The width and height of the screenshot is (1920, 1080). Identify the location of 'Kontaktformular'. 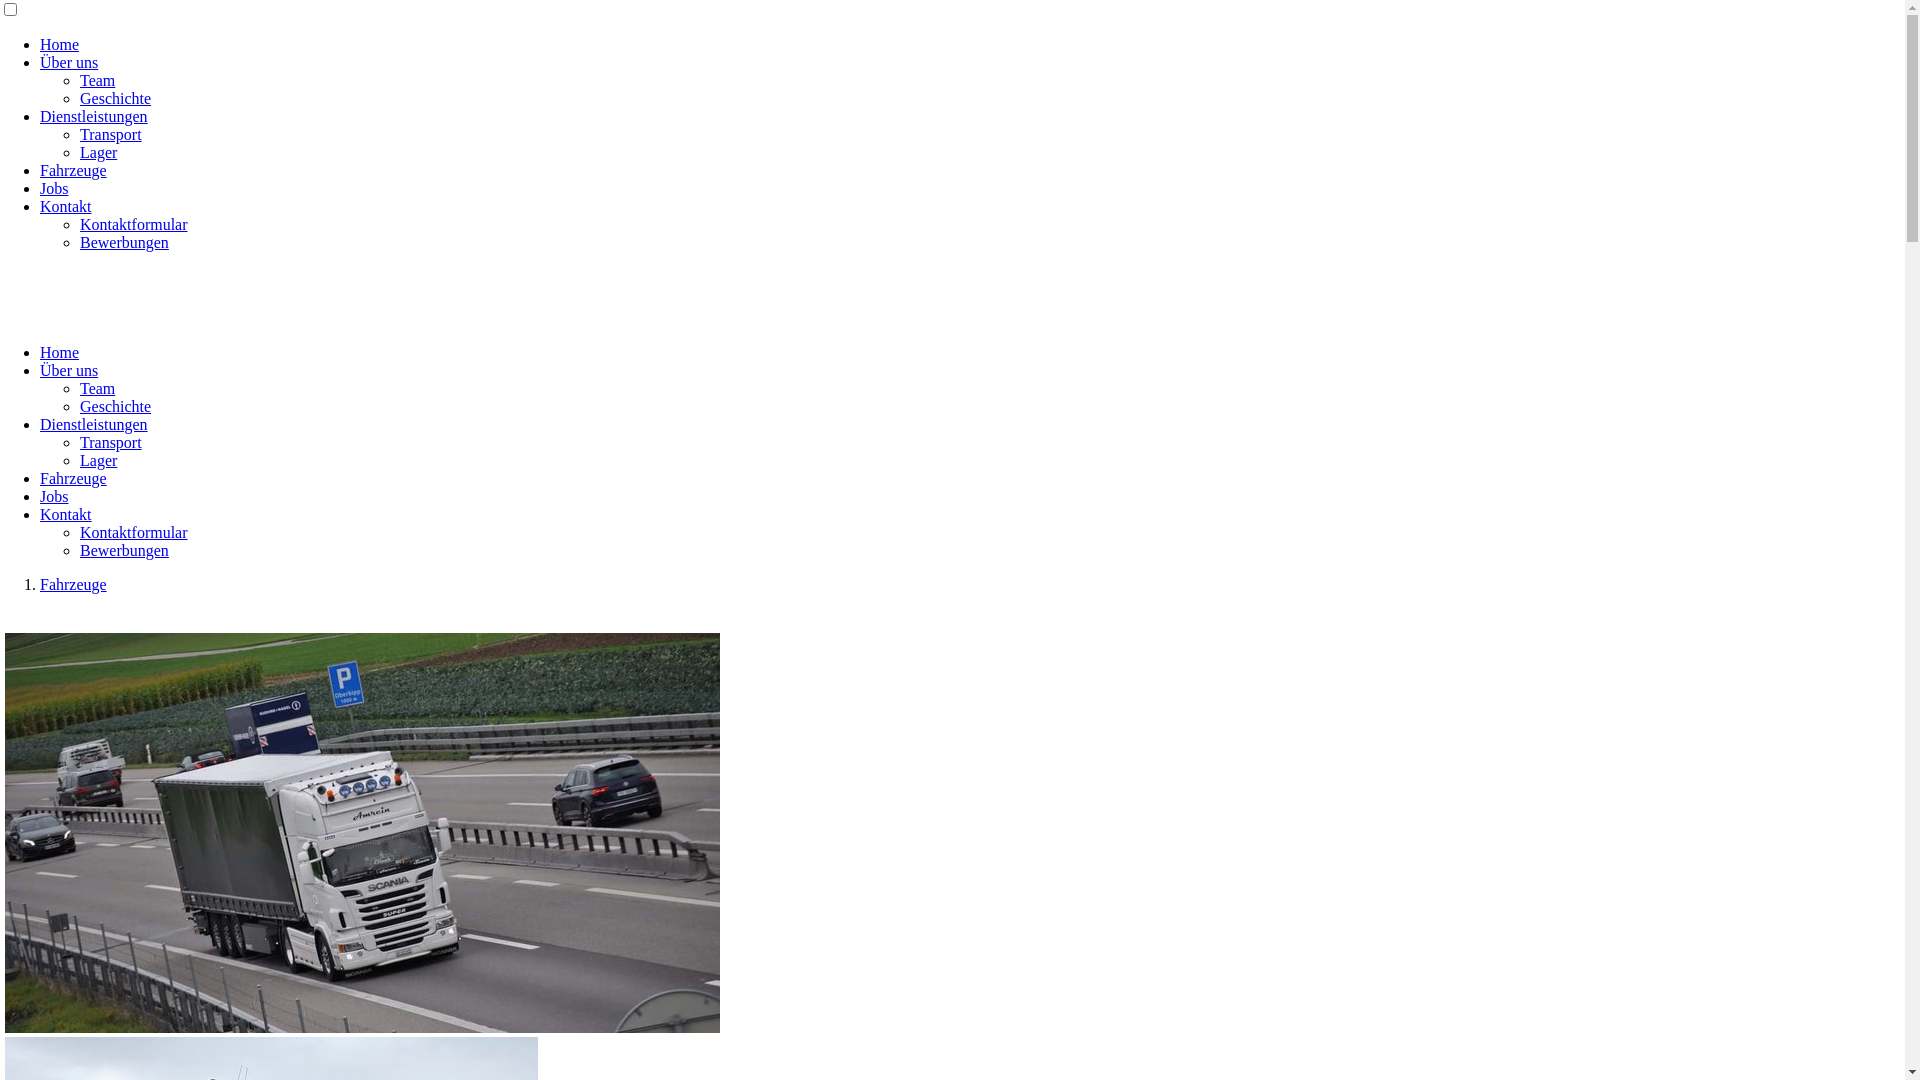
(133, 224).